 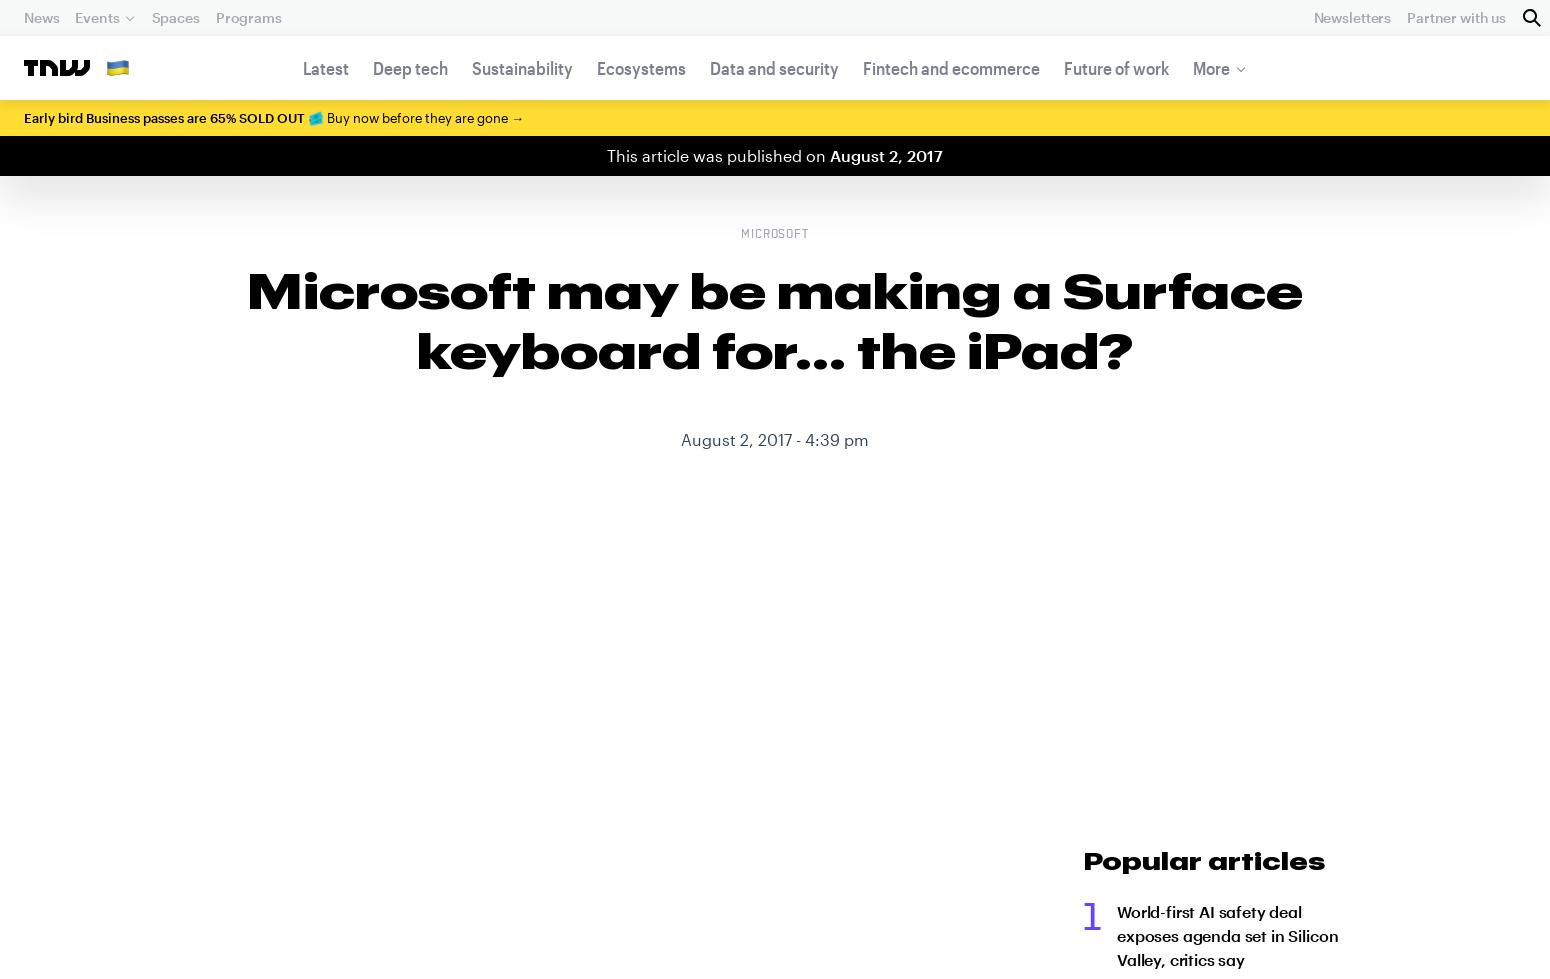 What do you see at coordinates (775, 320) in the screenshot?
I see `'Microsoft may be making a Surface keyboard for… the iPad?'` at bounding box center [775, 320].